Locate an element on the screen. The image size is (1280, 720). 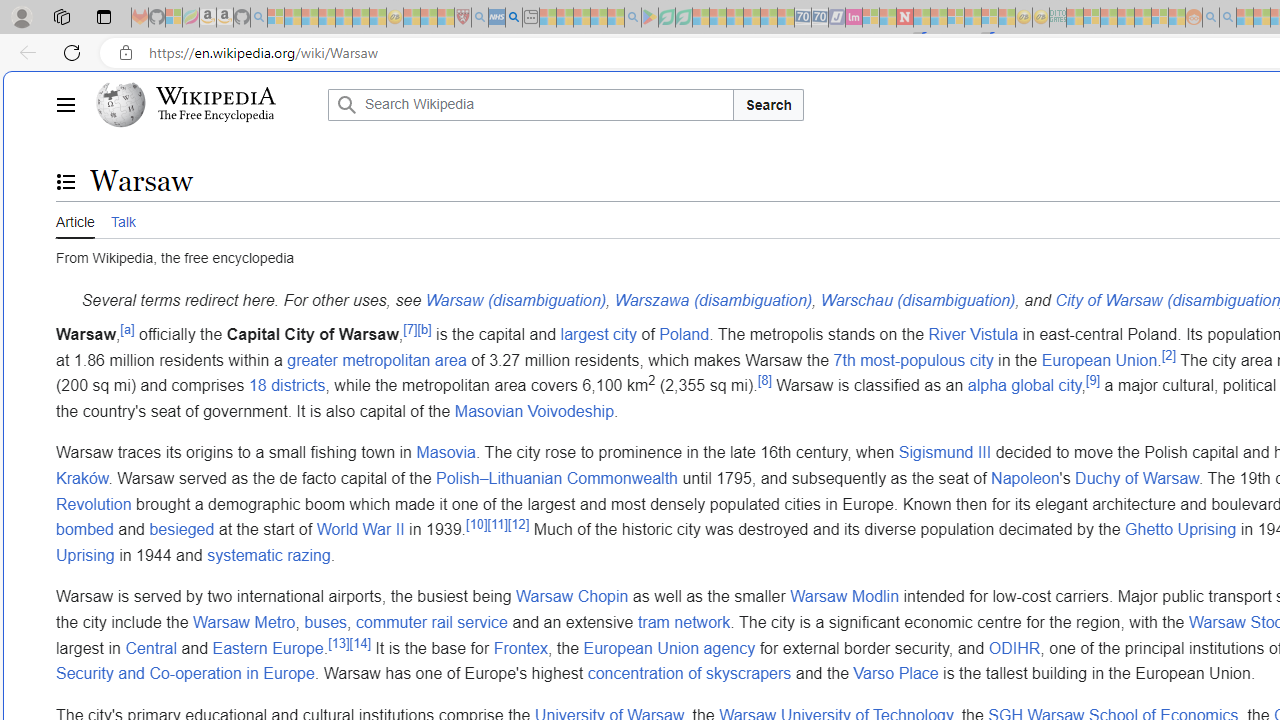
'[b]' is located at coordinates (423, 328).